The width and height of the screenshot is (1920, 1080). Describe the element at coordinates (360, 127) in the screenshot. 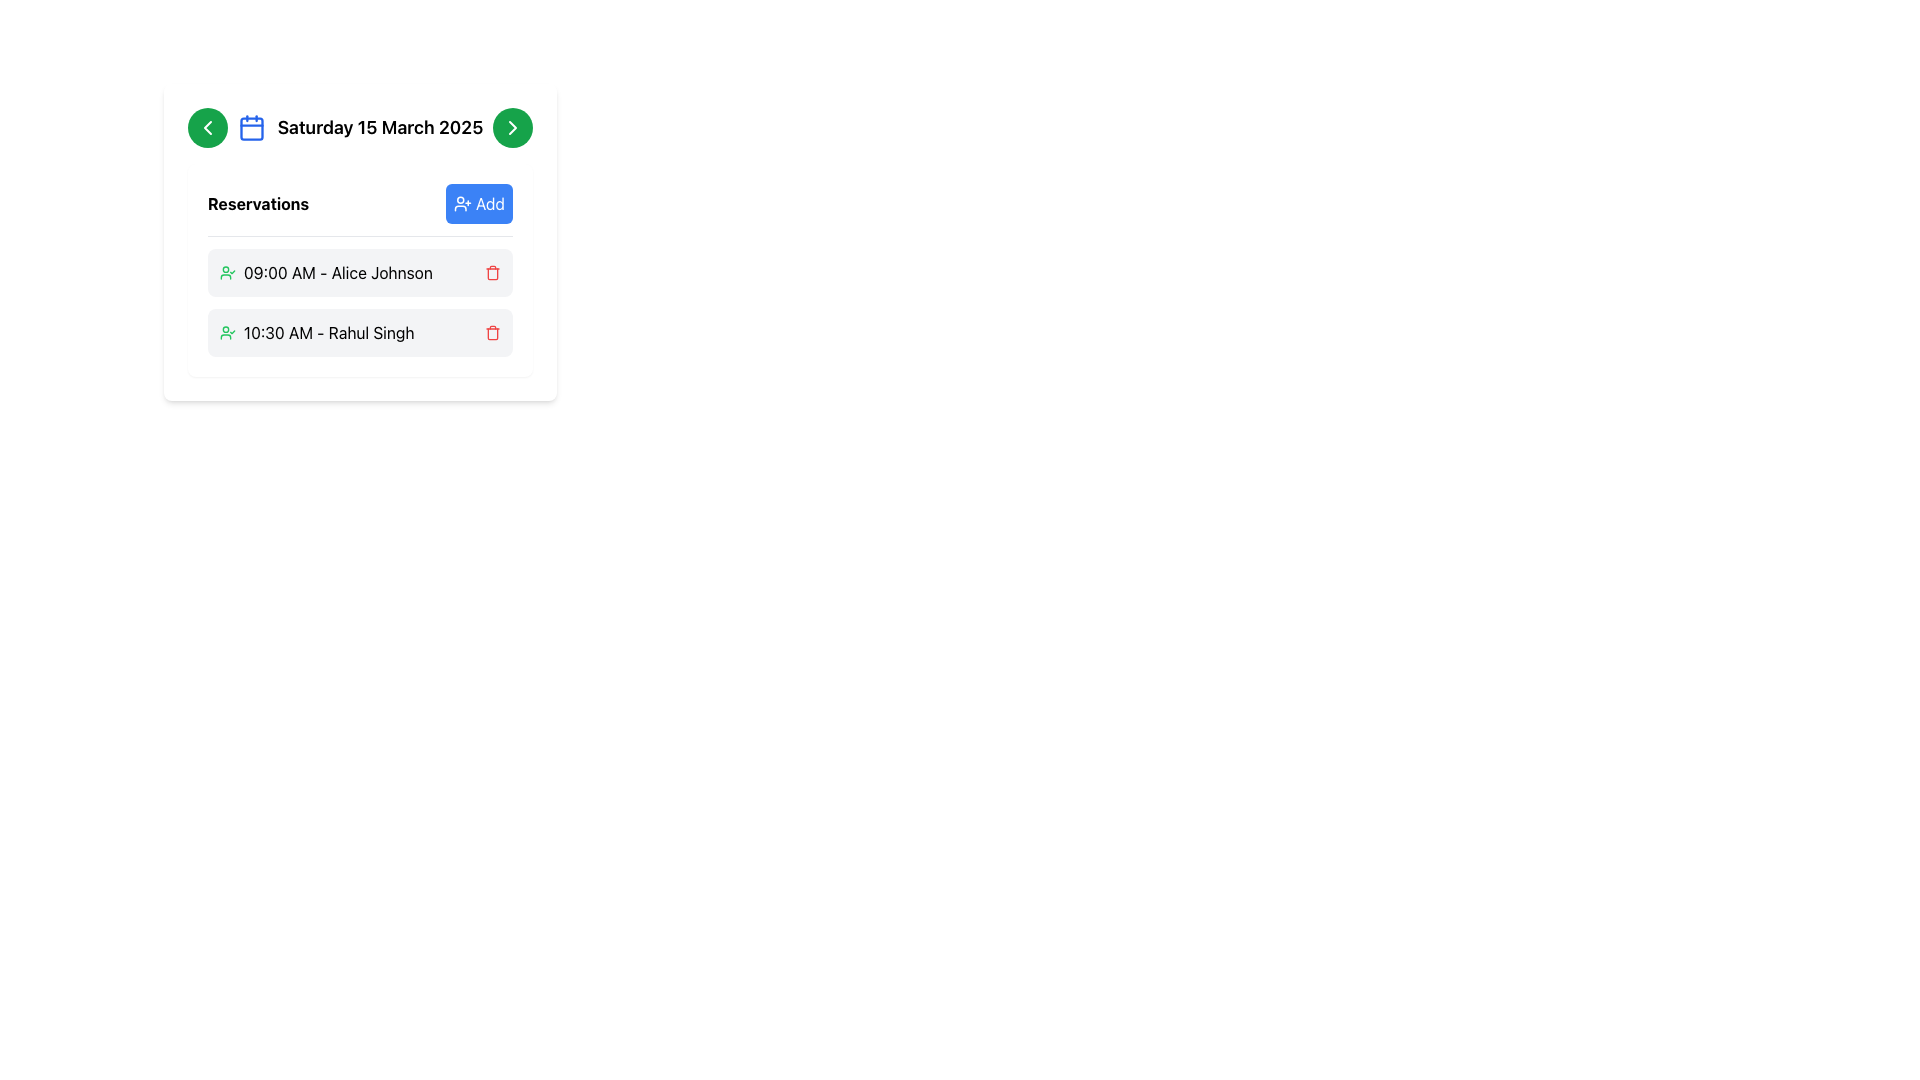

I see `the text label displaying the selected date for reservations, which is centrally positioned between two green circular buttons with chevron icons` at that location.